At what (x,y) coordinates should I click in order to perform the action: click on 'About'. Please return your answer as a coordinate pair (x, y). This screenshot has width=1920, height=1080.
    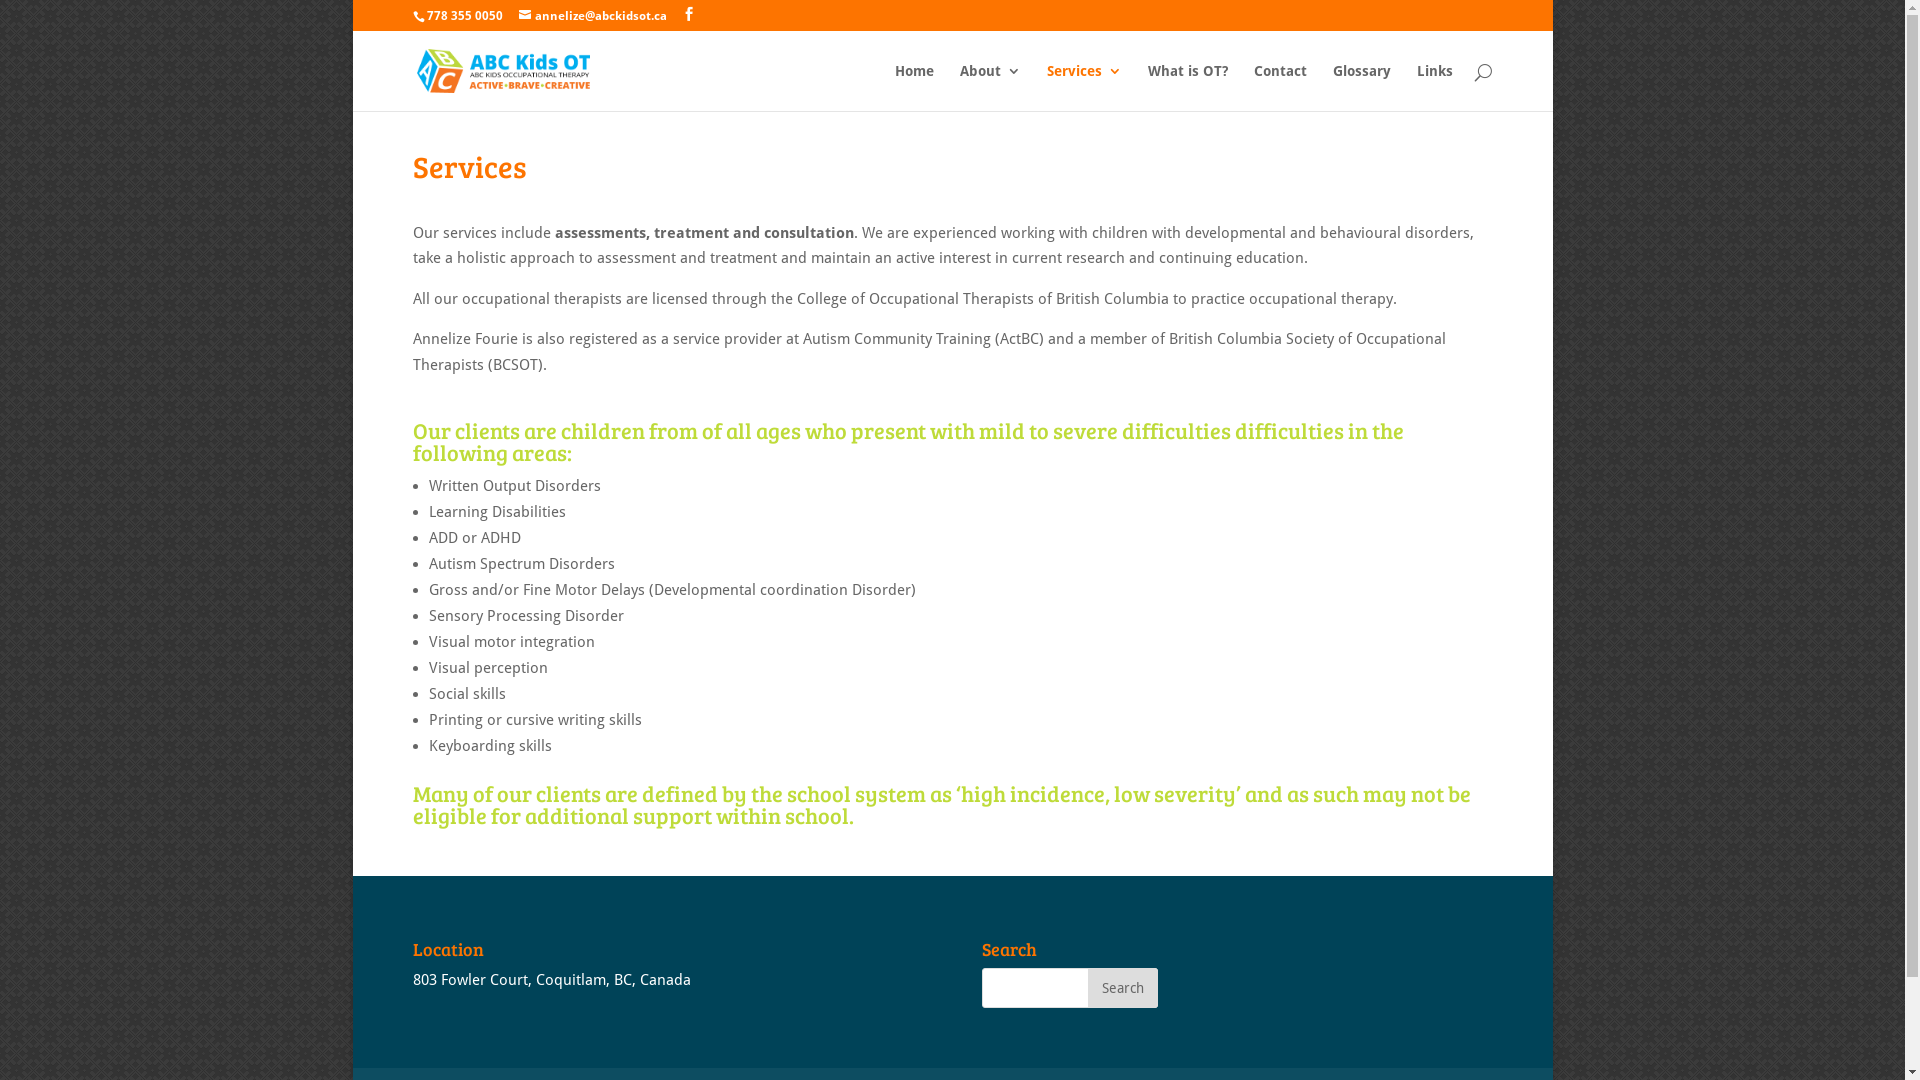
    Looking at the image, I should click on (990, 86).